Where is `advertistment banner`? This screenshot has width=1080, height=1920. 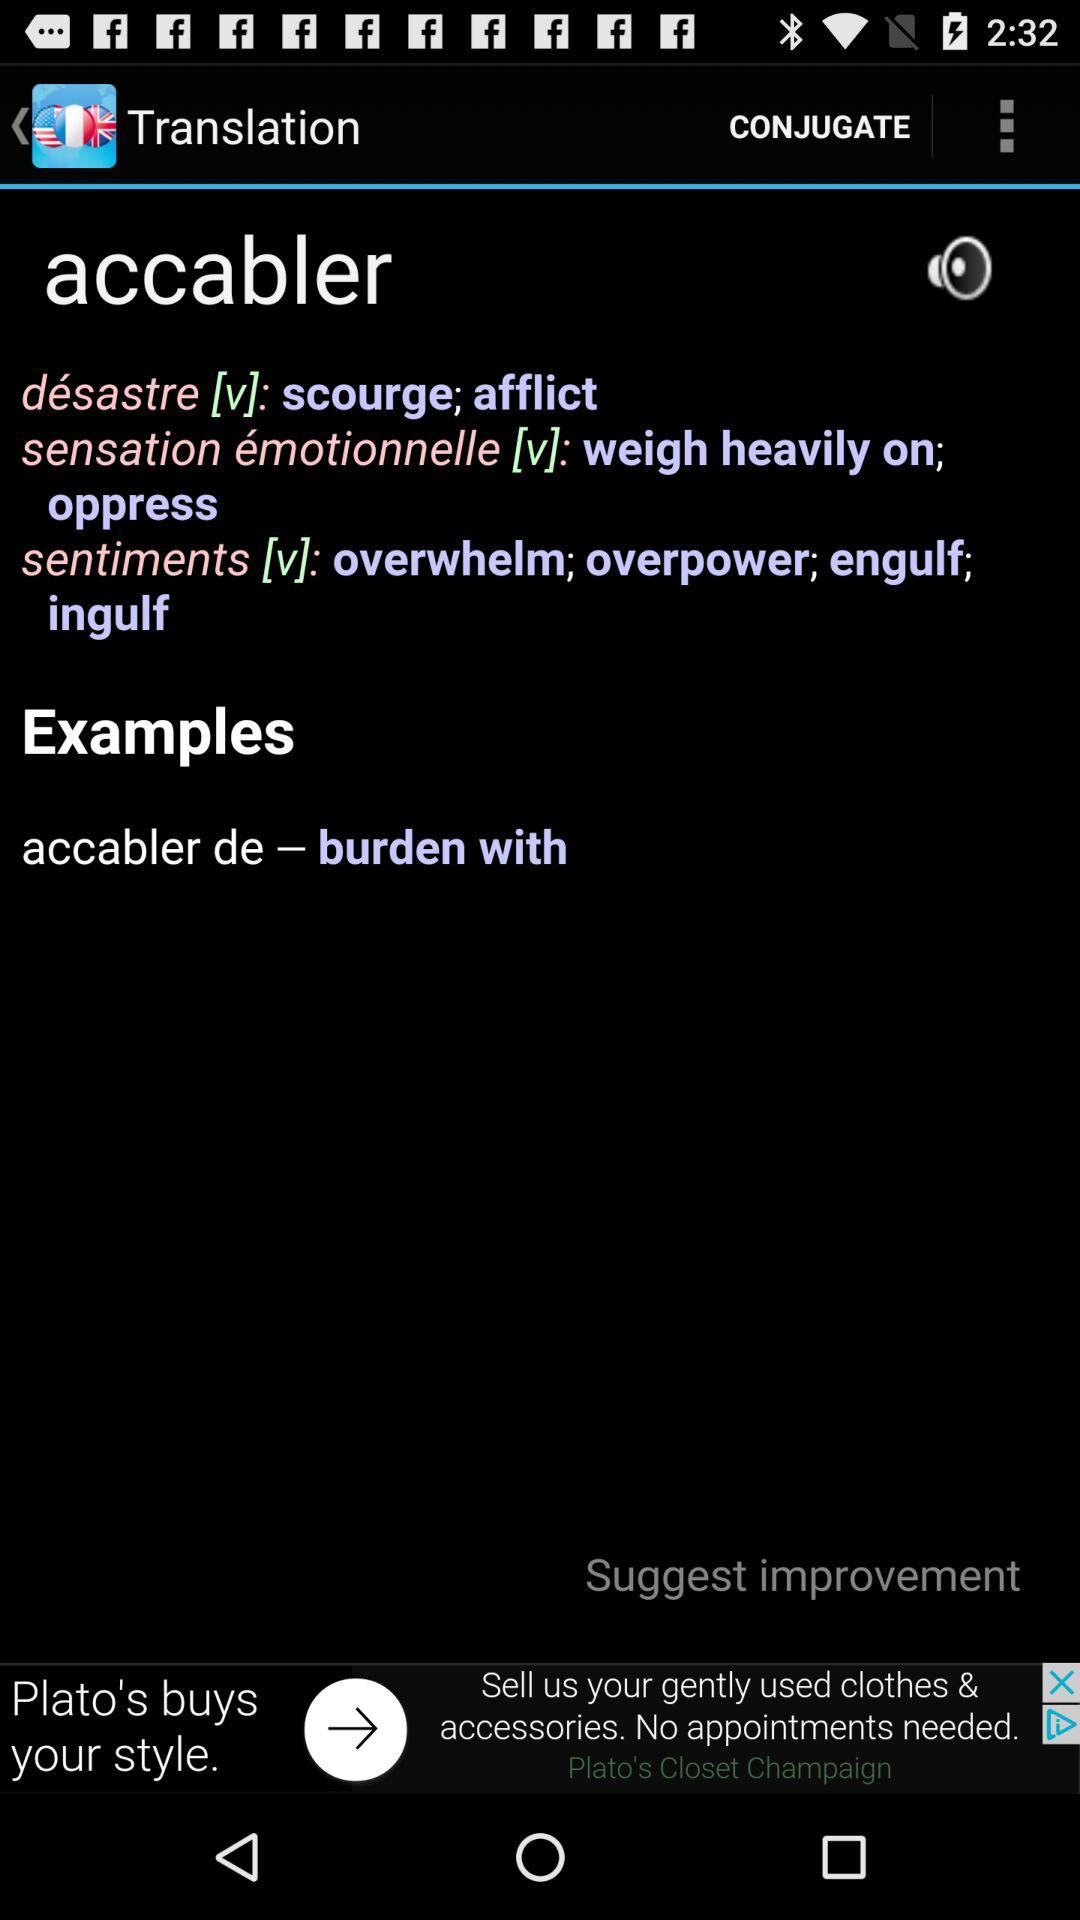
advertistment banner is located at coordinates (540, 1727).